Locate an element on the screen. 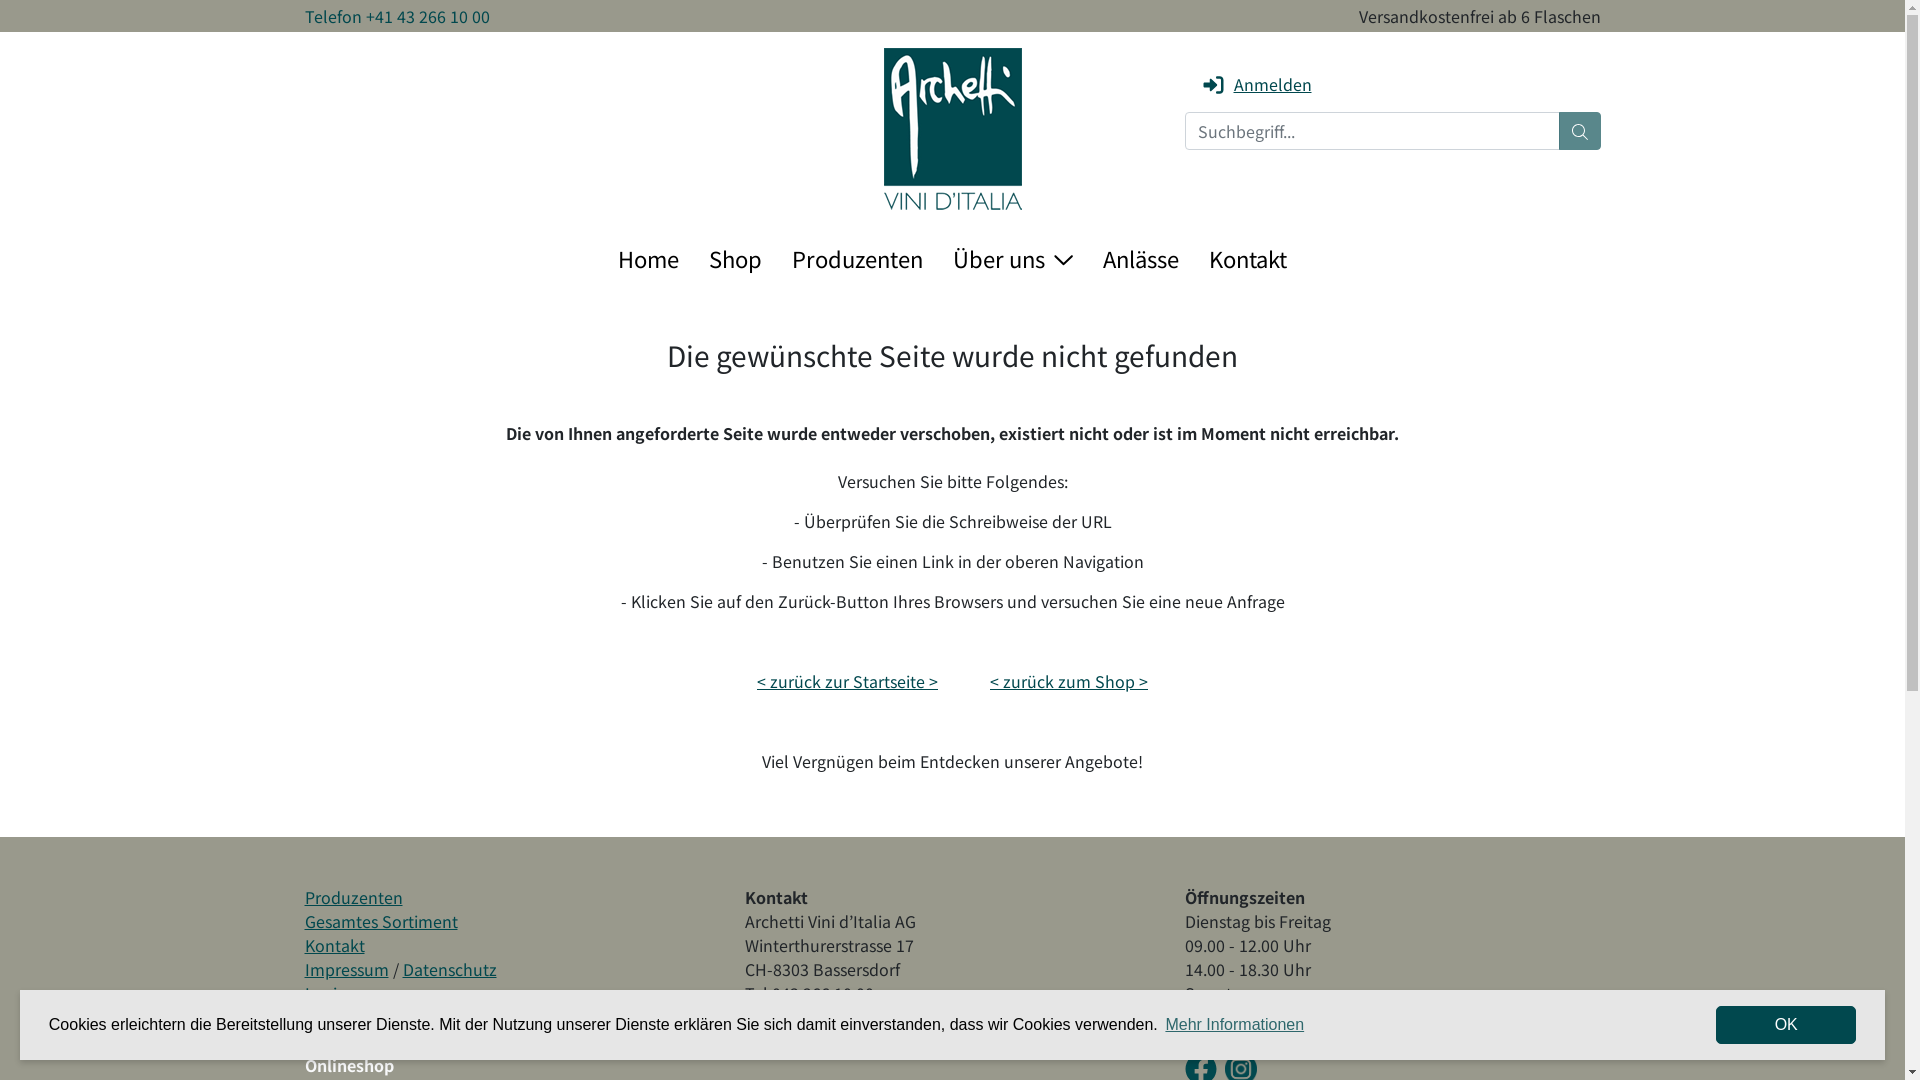 The width and height of the screenshot is (1920, 1080). 'info@archetti.ch' is located at coordinates (806, 1017).